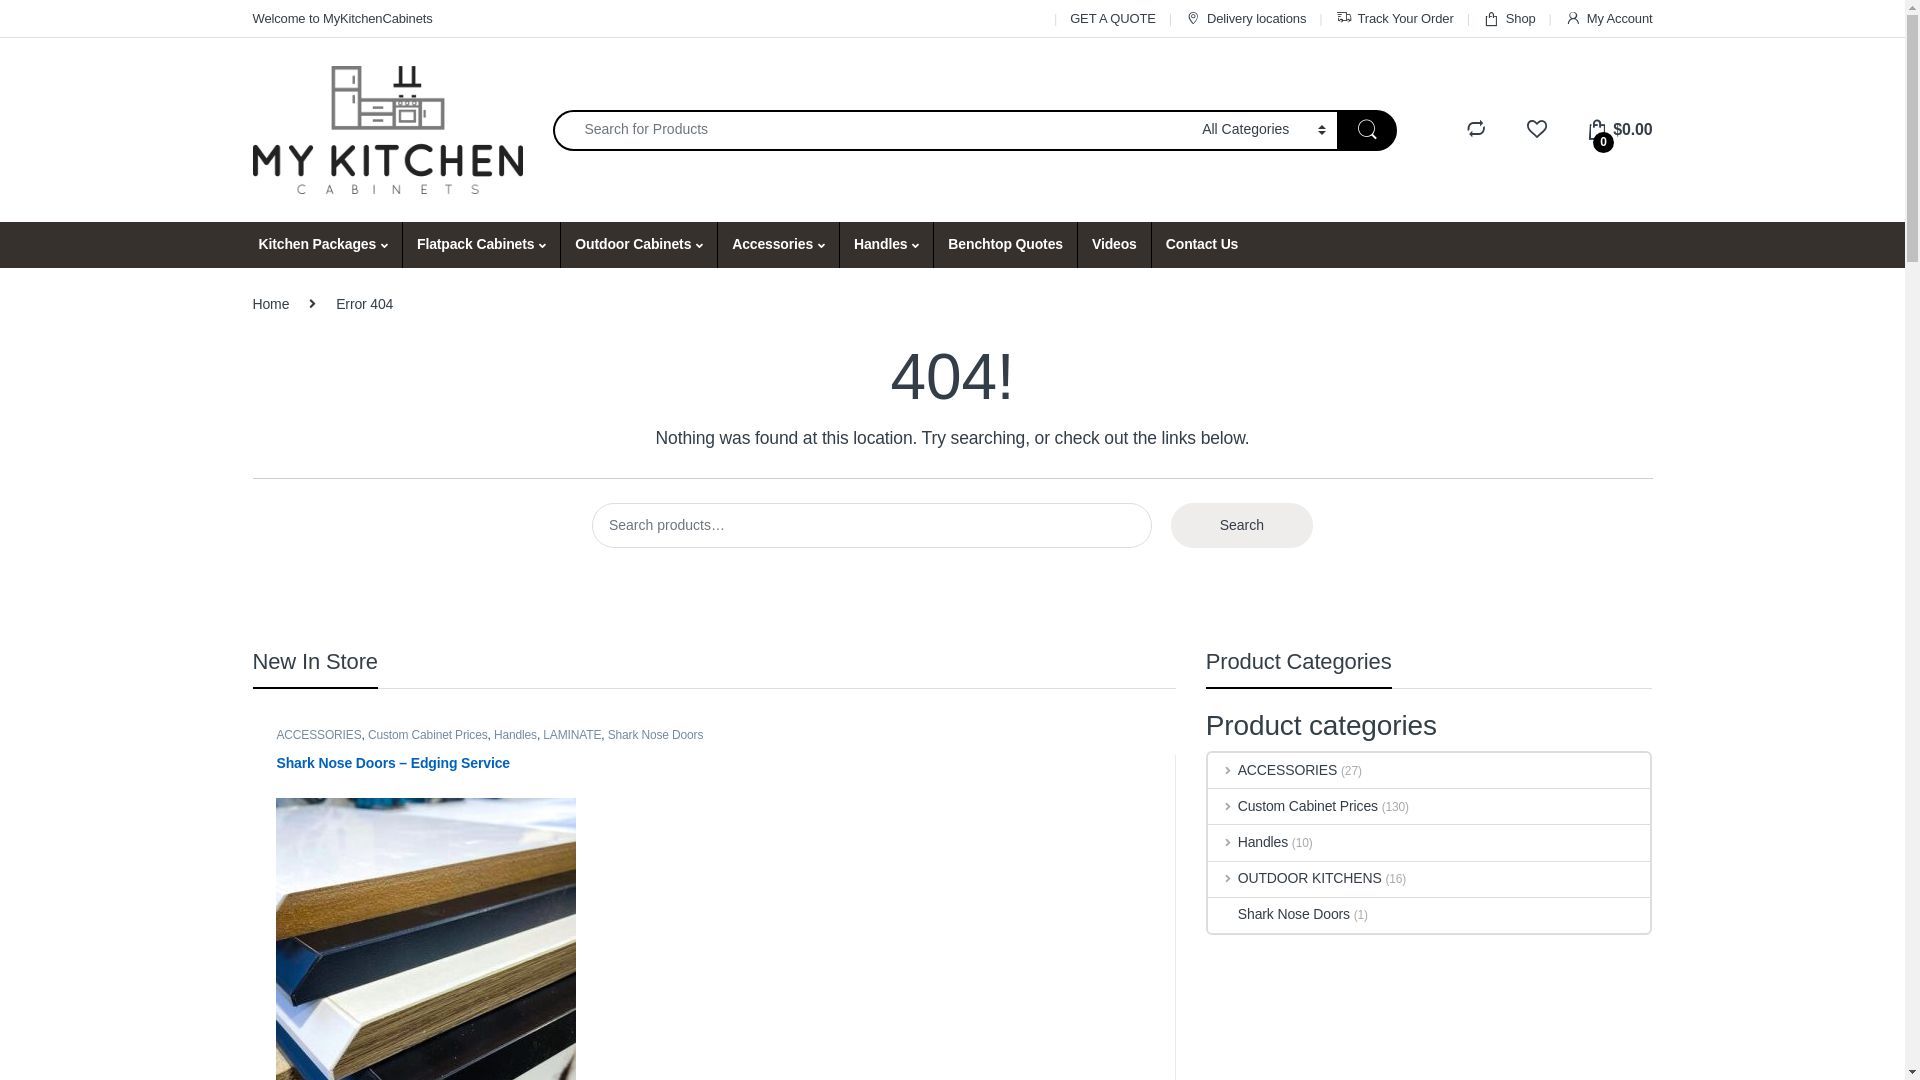 The width and height of the screenshot is (1920, 1080). Describe the element at coordinates (1584, 129) in the screenshot. I see `'0` at that location.